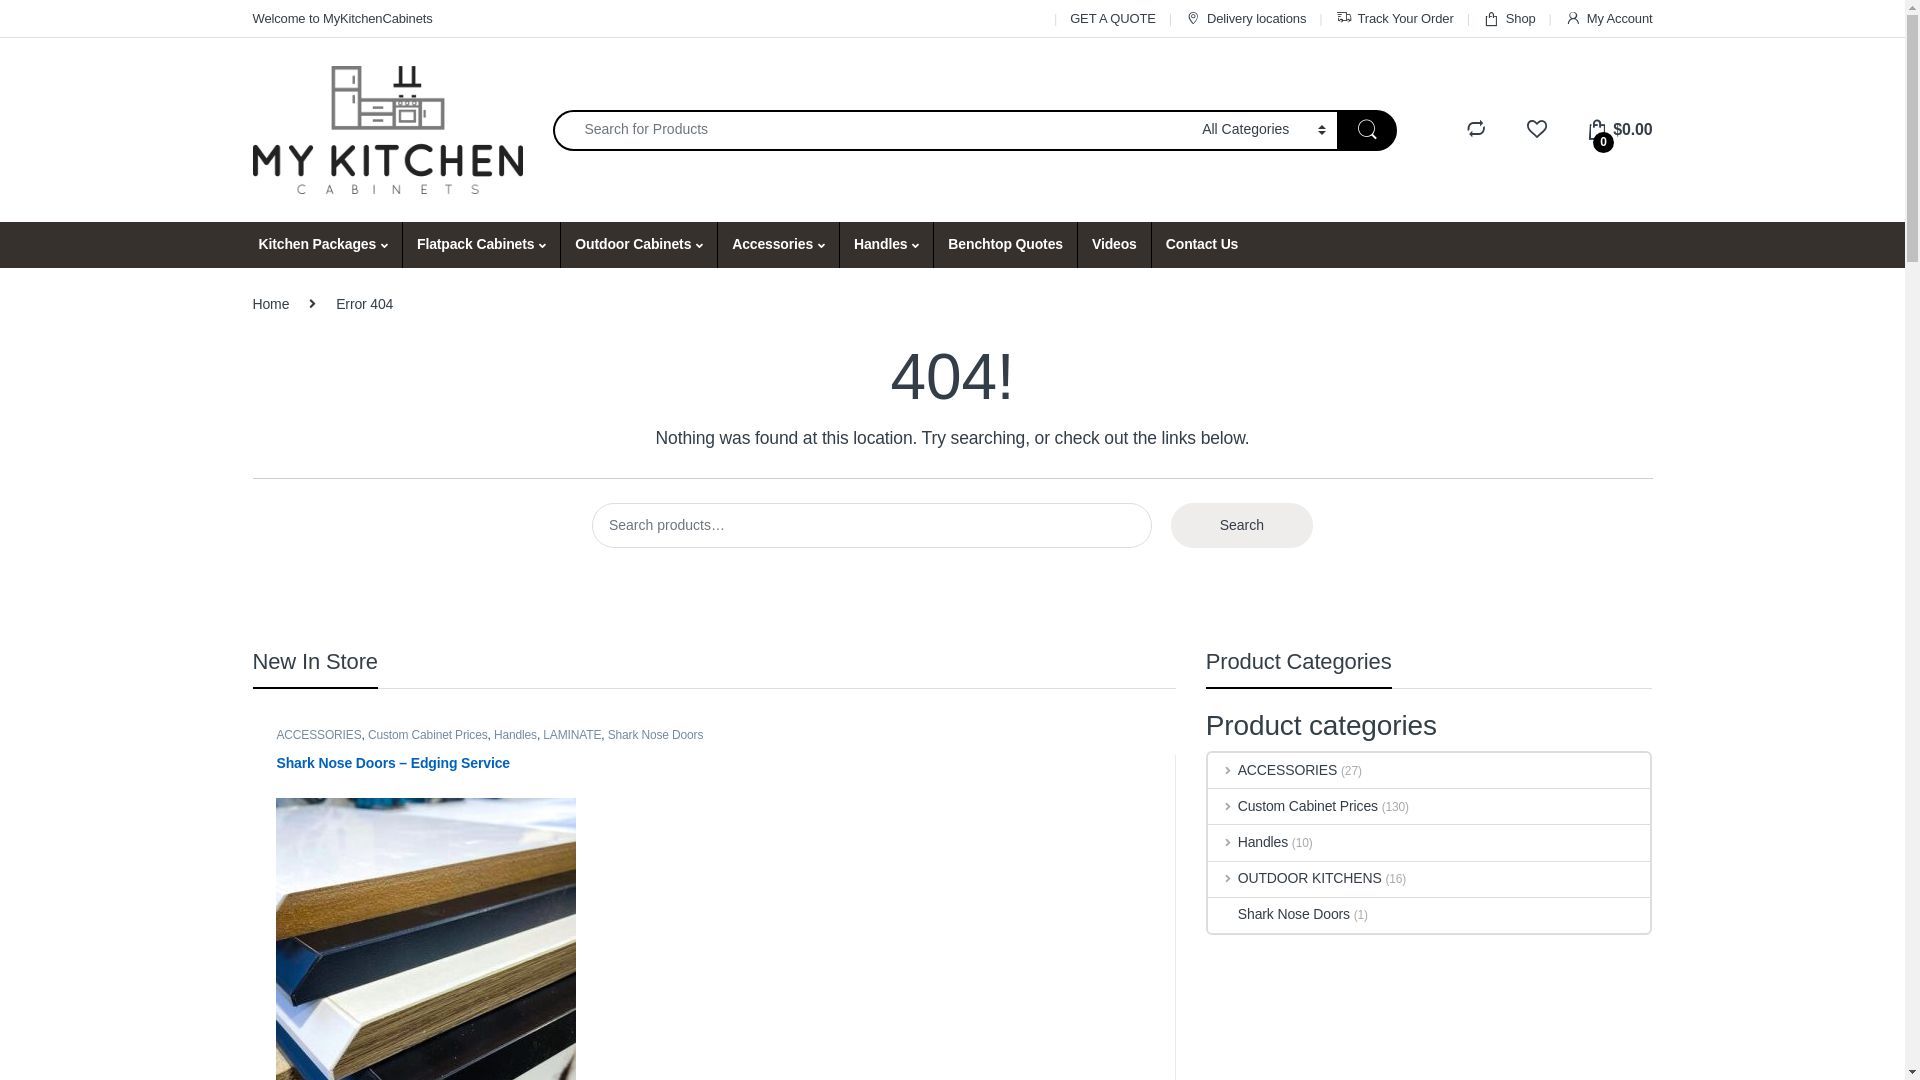 The width and height of the screenshot is (1920, 1080). Describe the element at coordinates (1584, 129) in the screenshot. I see `'0` at that location.